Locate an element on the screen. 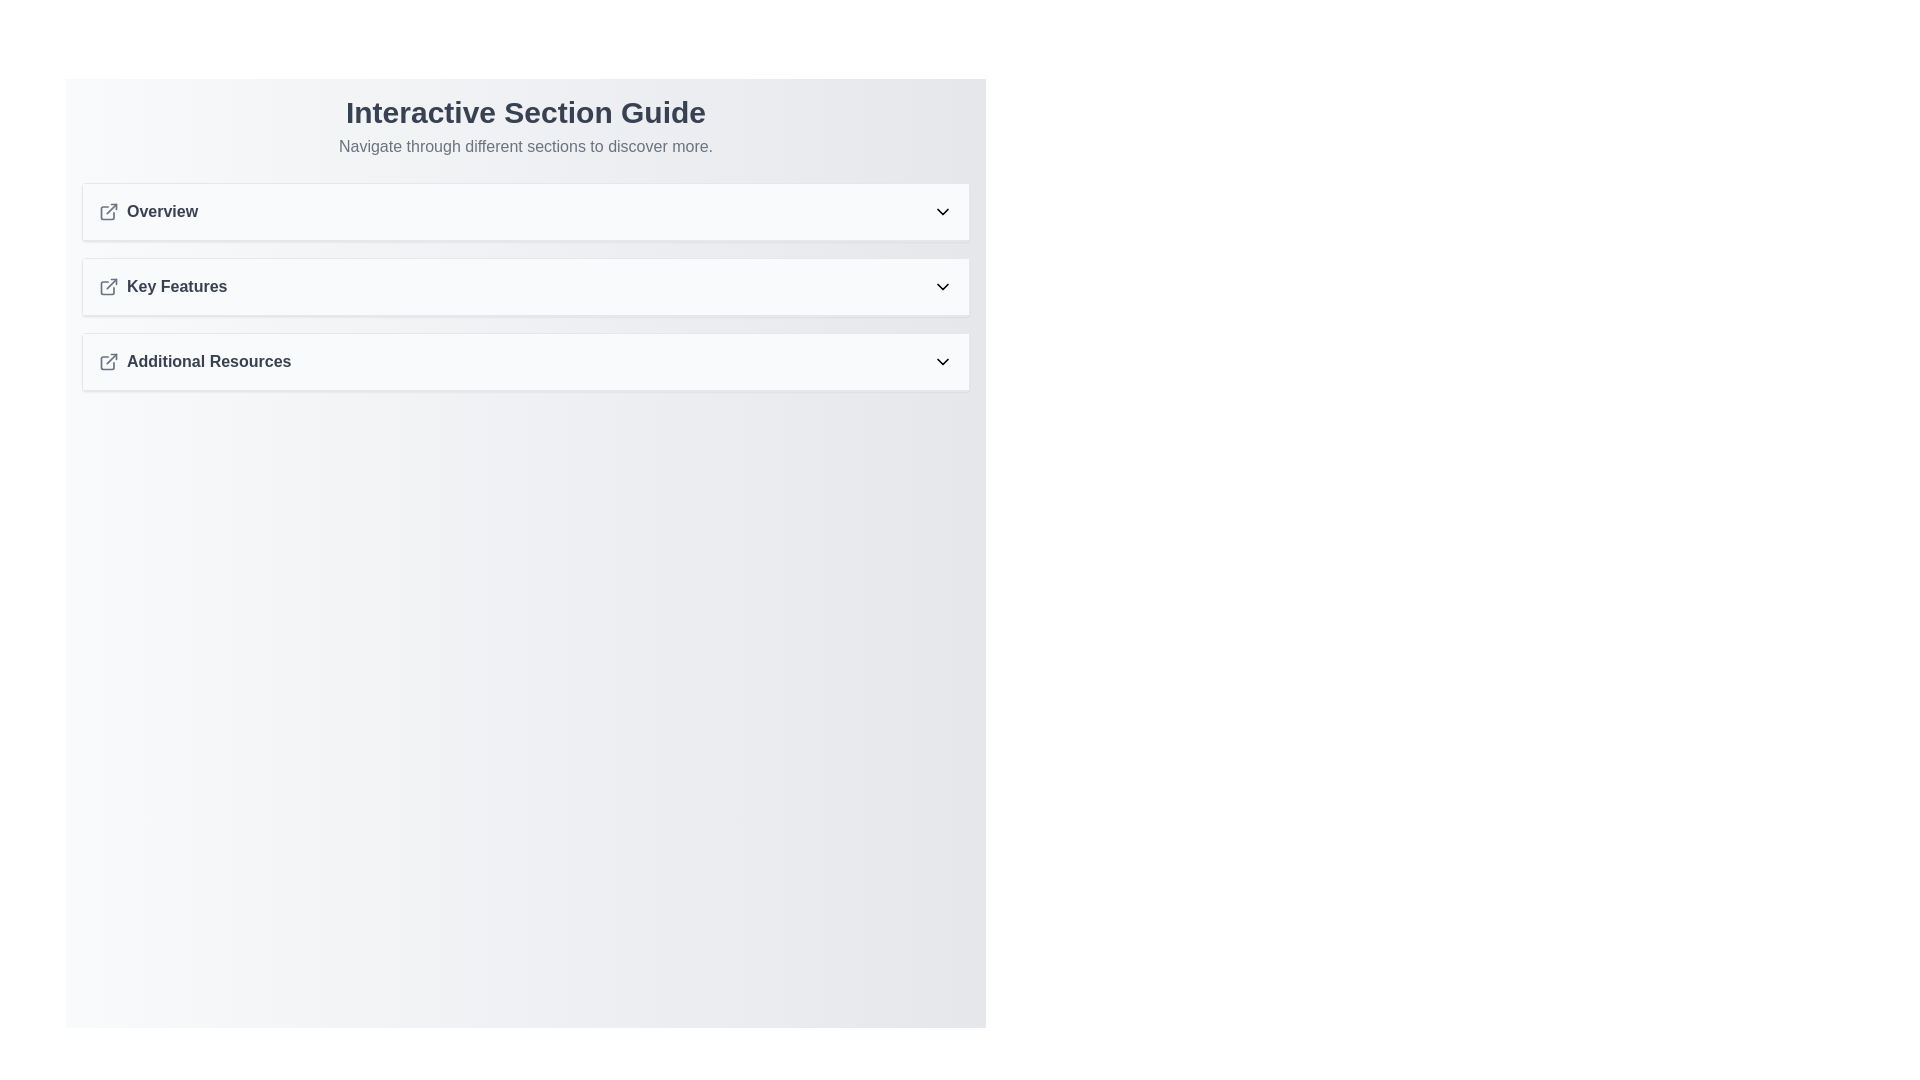 The image size is (1920, 1080). the downward-facing chevron icon button on the right side of the 'Overview' section is located at coordinates (941, 212).